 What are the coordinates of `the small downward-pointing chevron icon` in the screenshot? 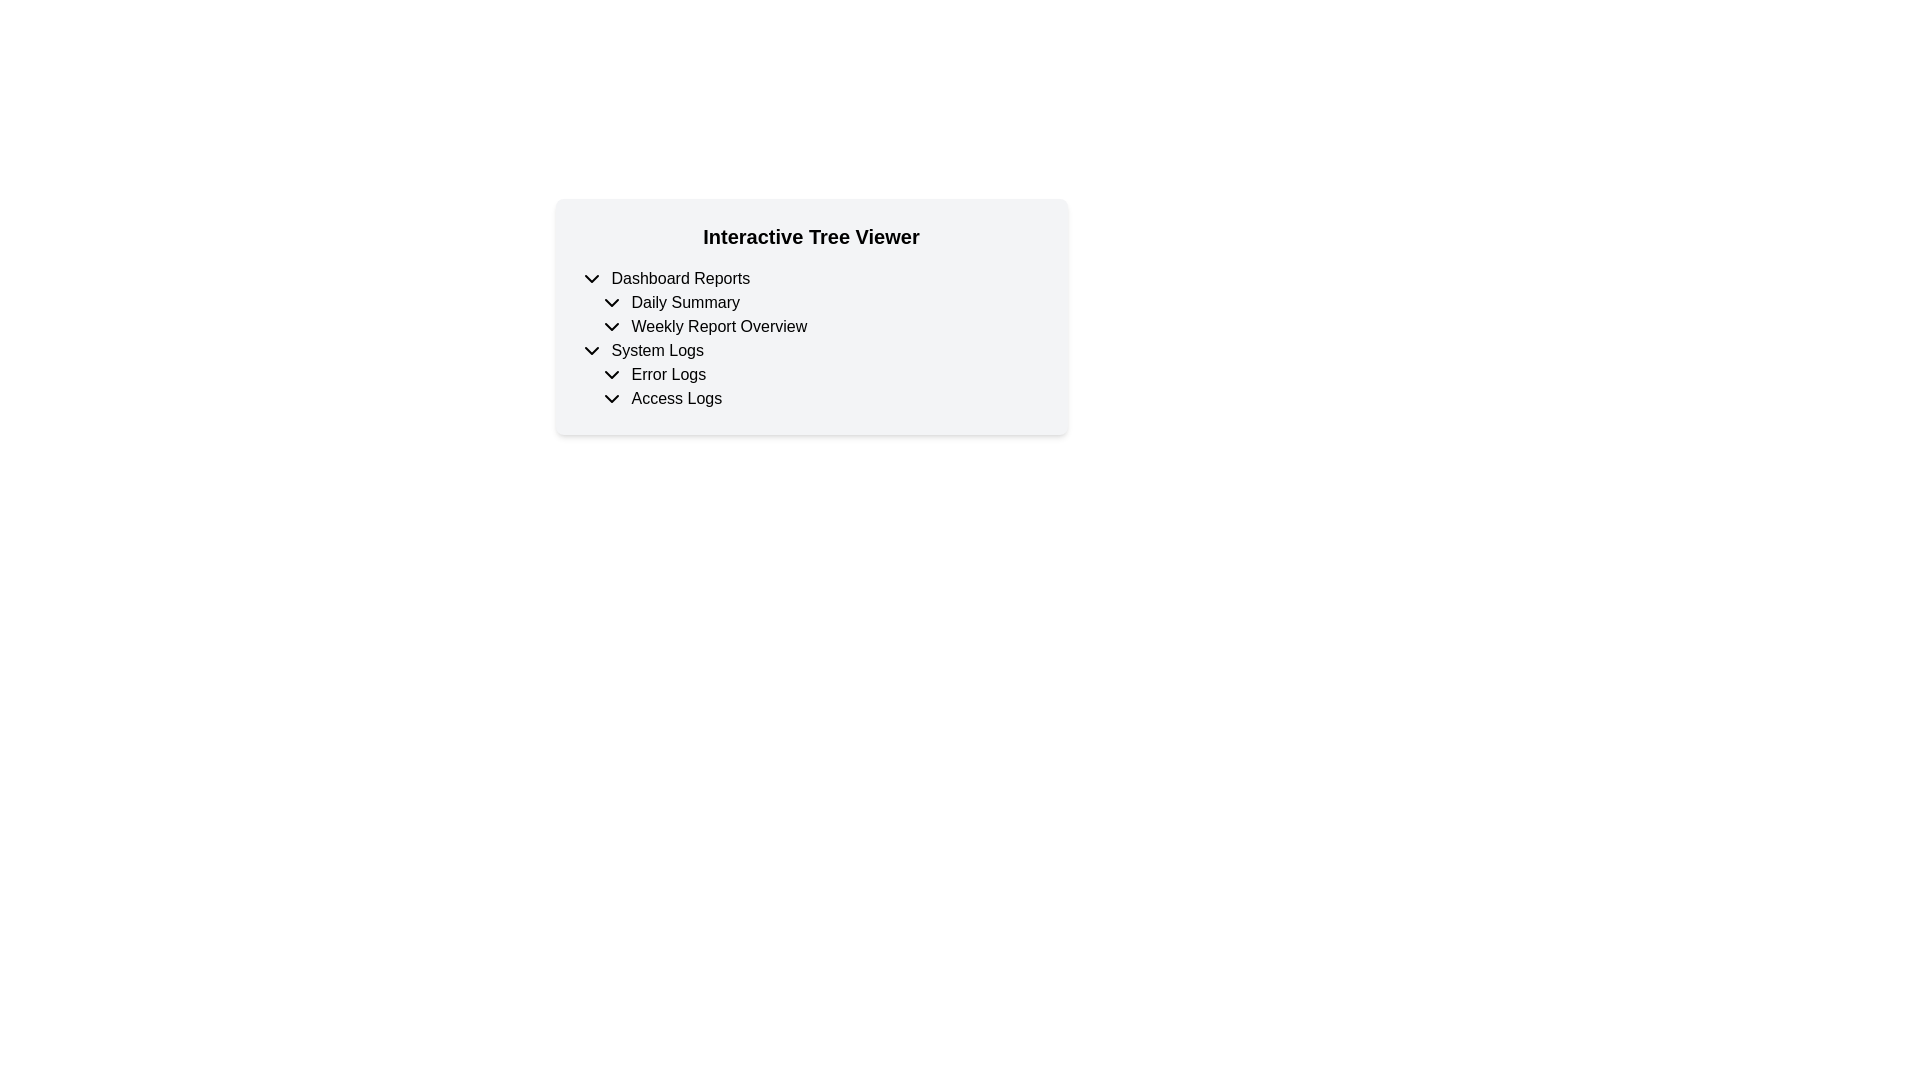 It's located at (590, 278).